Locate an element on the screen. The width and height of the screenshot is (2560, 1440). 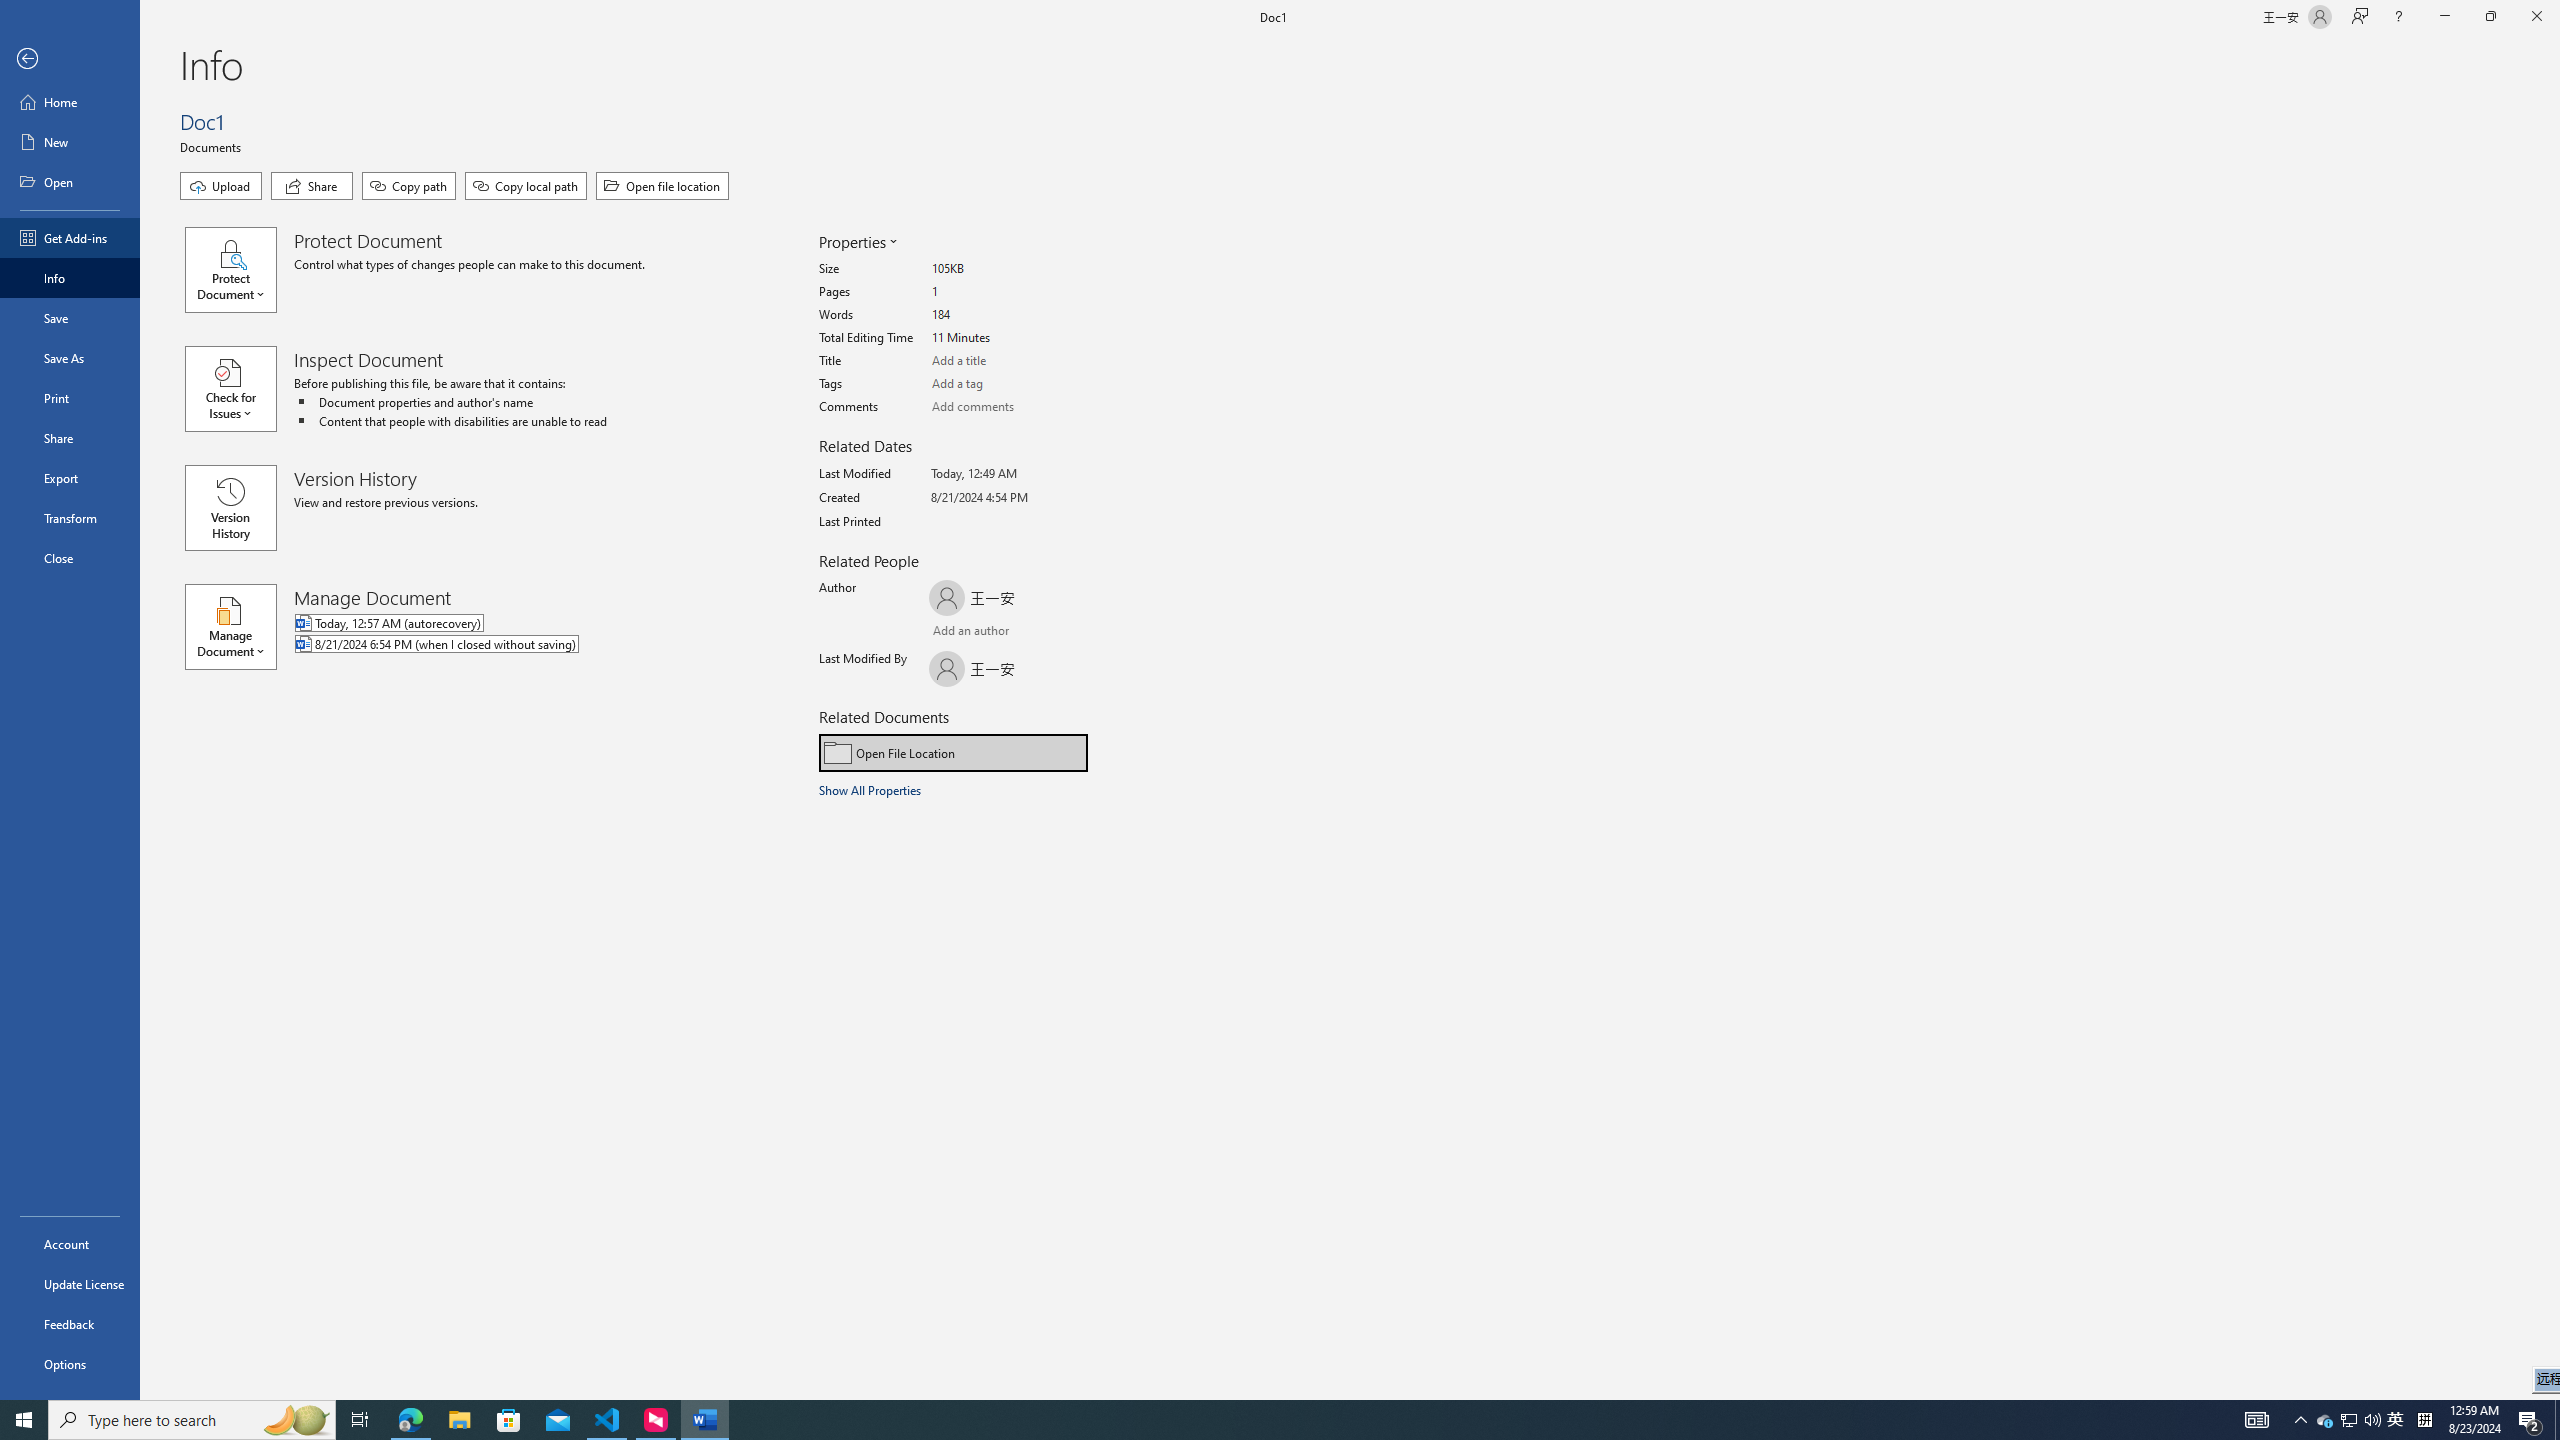
'Show All Properties' is located at coordinates (871, 788).